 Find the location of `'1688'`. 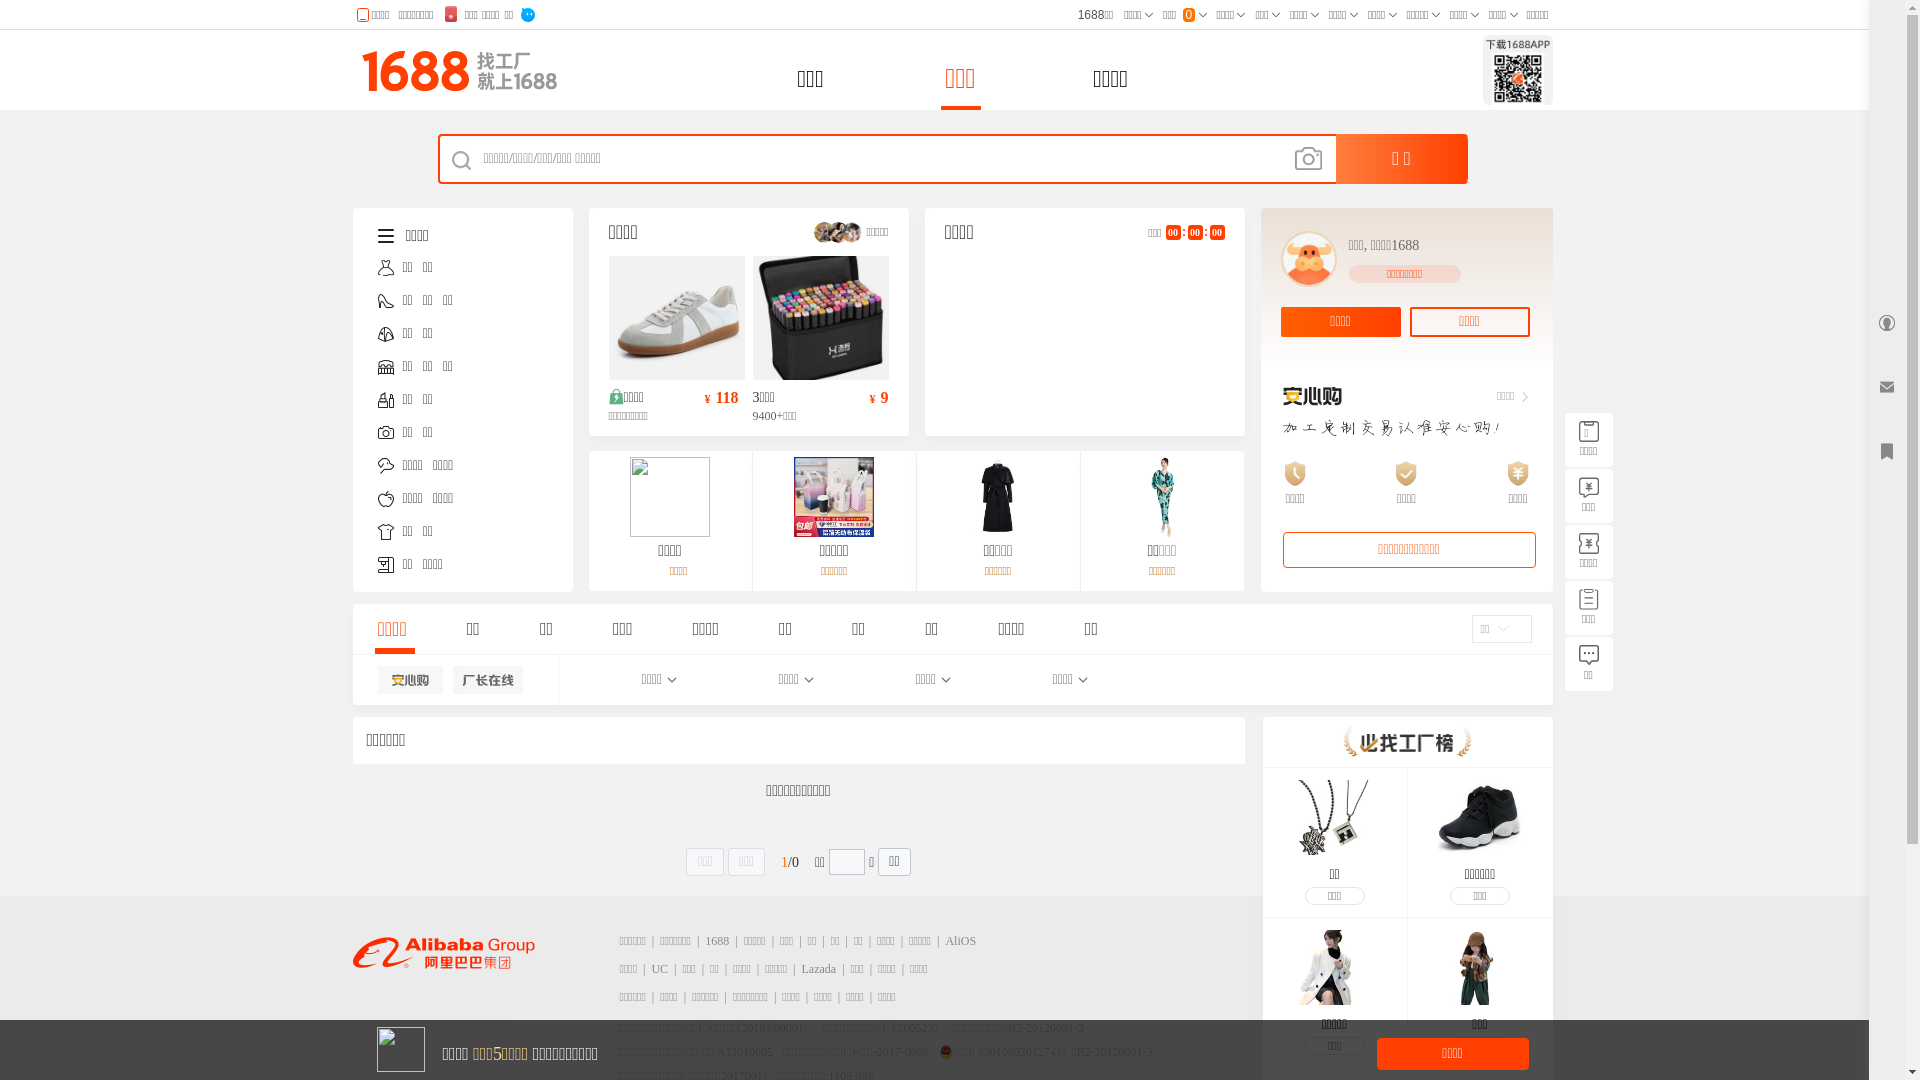

'1688' is located at coordinates (716, 941).